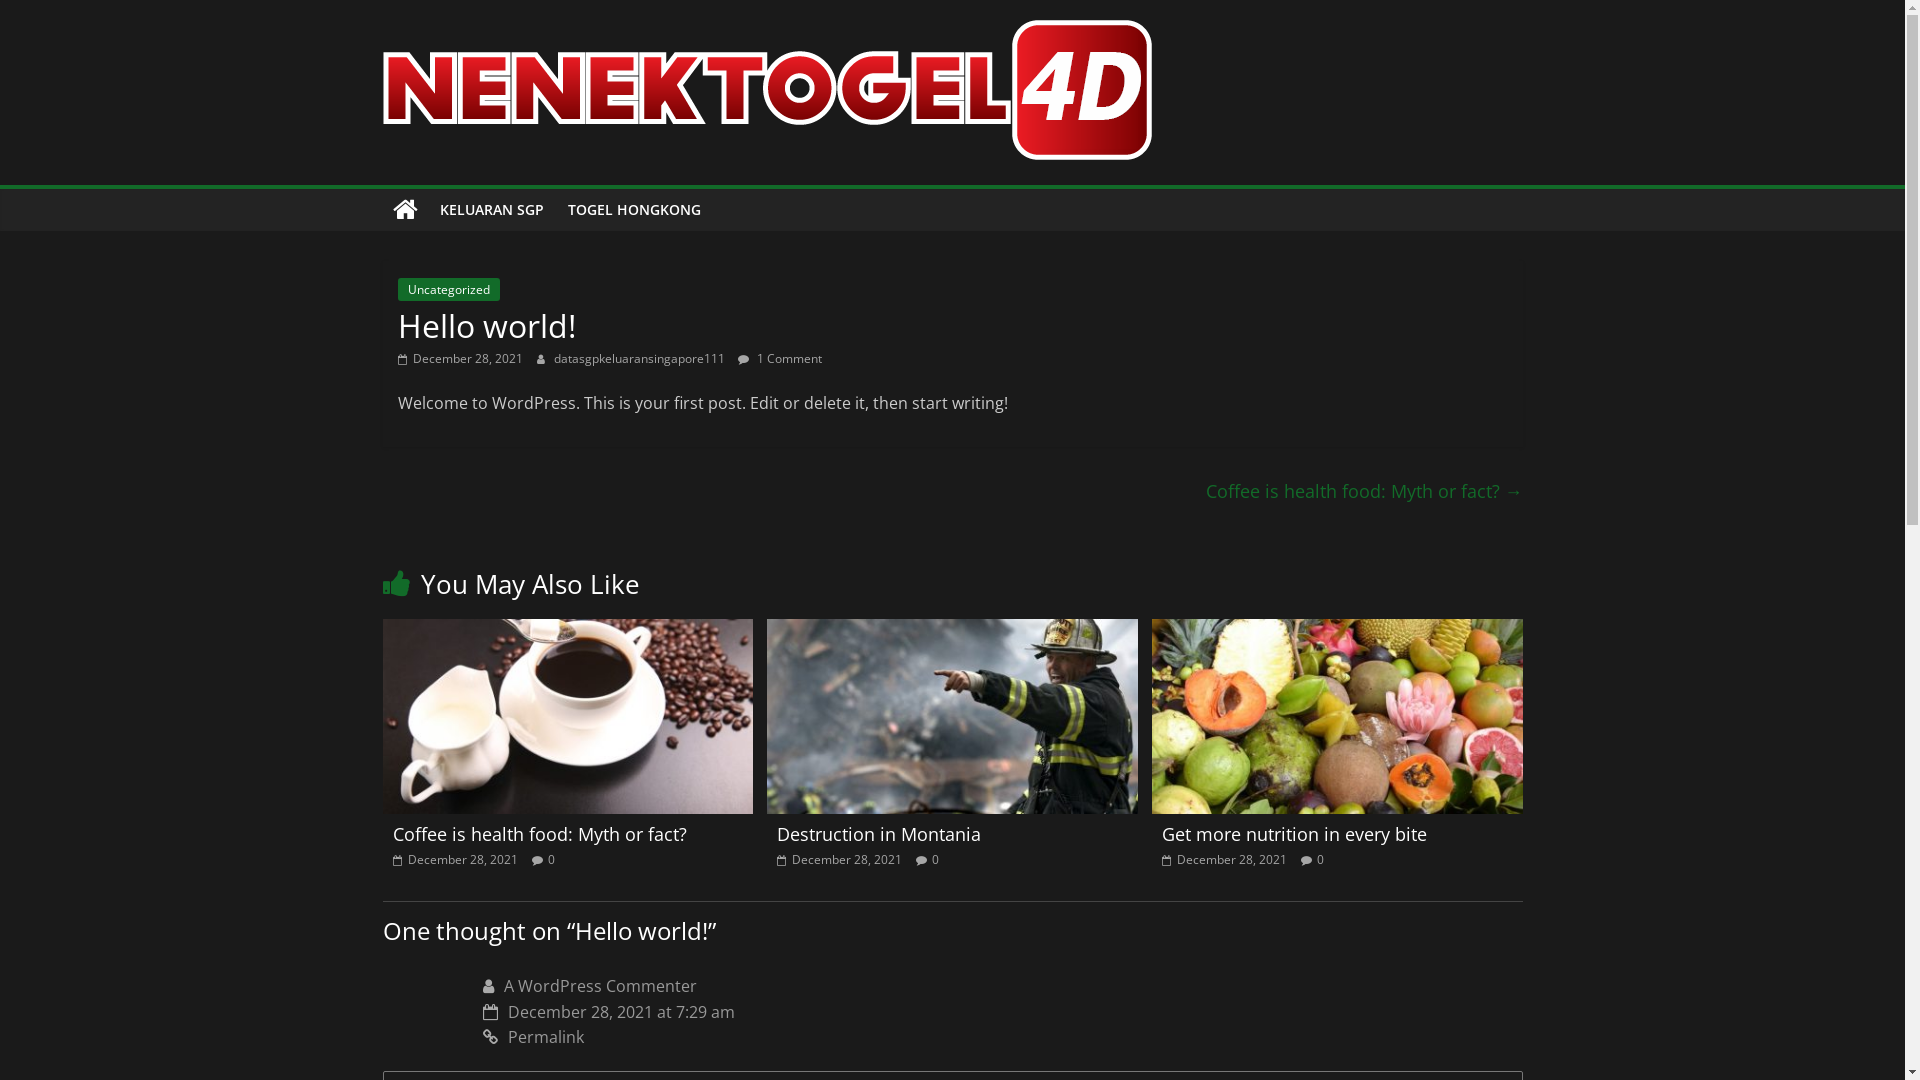 This screenshot has width=1920, height=1080. I want to click on 'December 28, 2021', so click(459, 357).